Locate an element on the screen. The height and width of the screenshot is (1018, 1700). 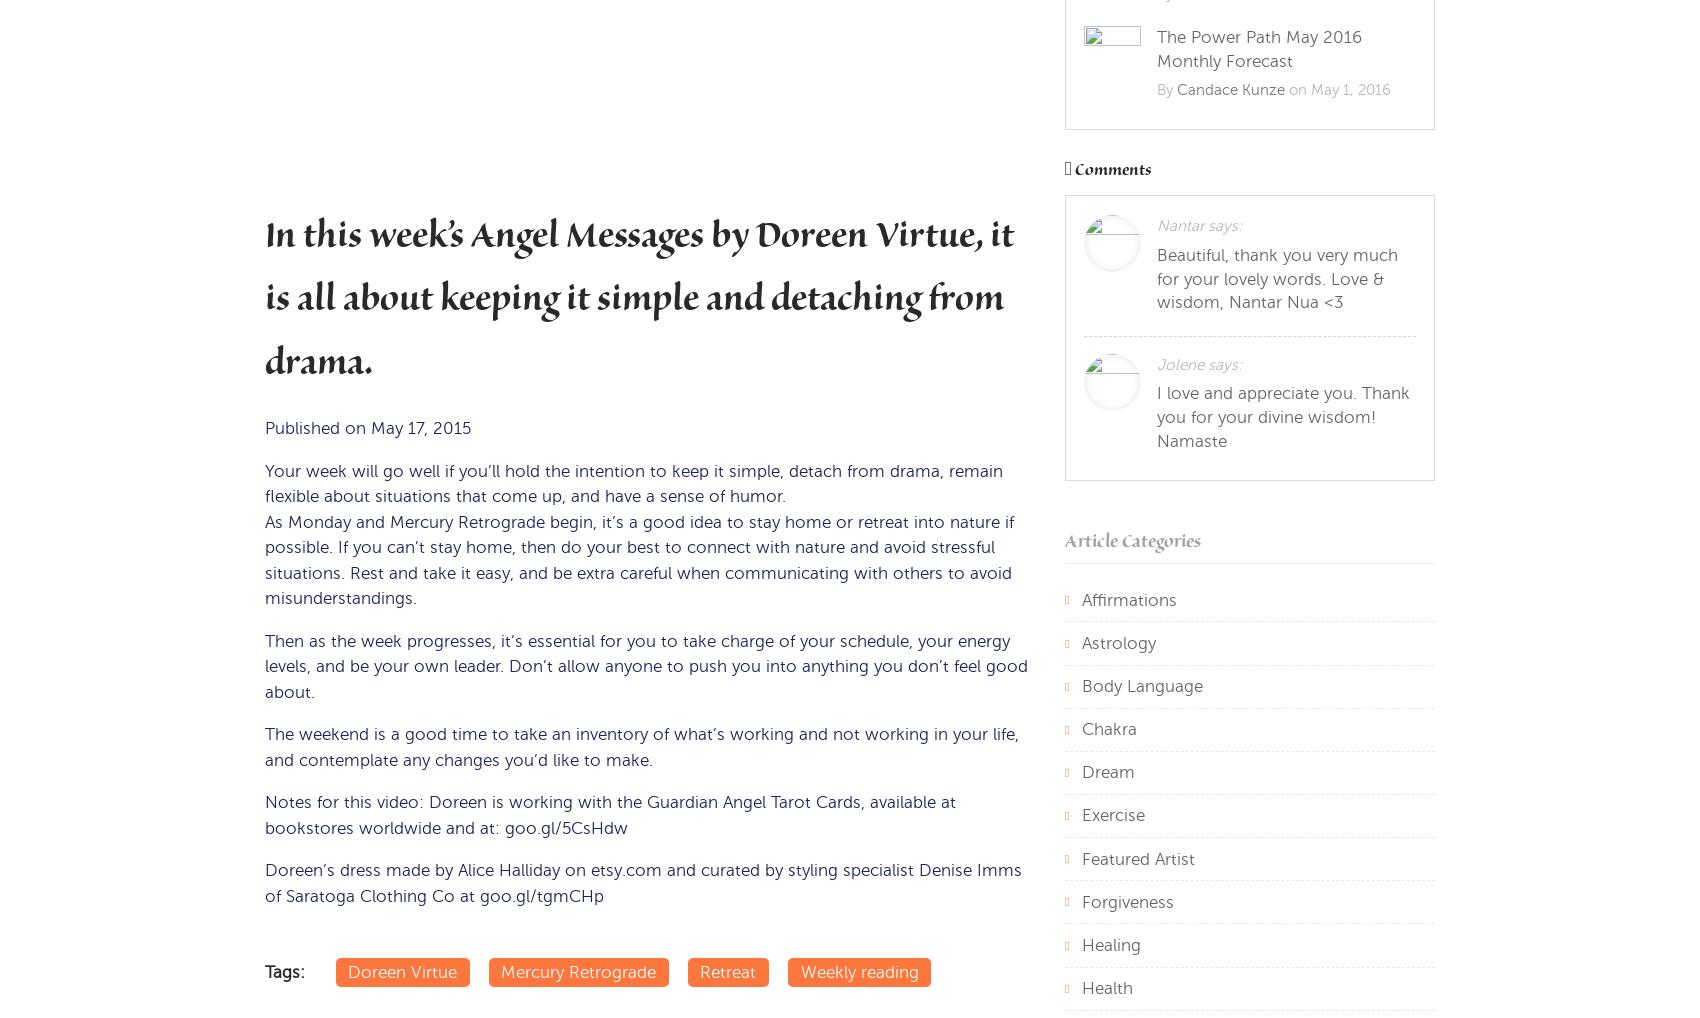
'Health' is located at coordinates (1107, 987).